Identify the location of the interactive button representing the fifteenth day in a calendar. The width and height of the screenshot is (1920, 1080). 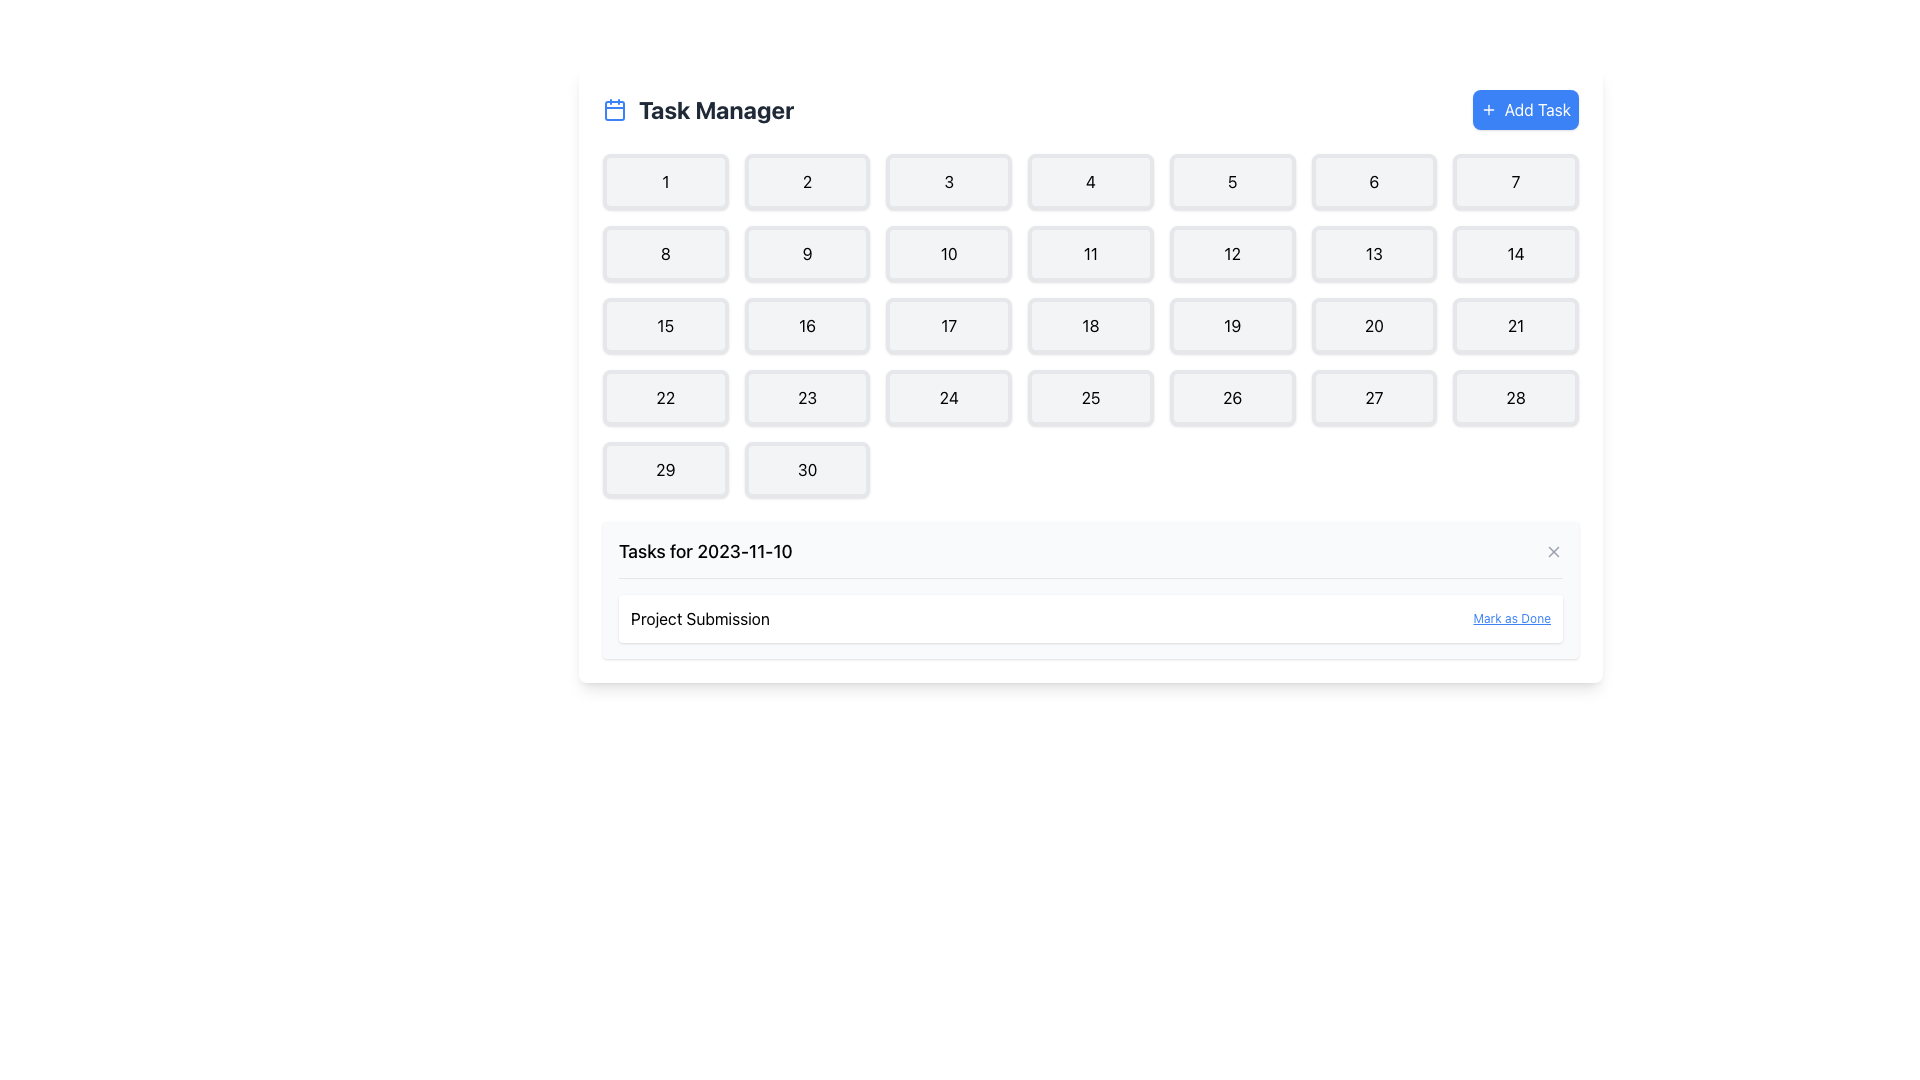
(665, 325).